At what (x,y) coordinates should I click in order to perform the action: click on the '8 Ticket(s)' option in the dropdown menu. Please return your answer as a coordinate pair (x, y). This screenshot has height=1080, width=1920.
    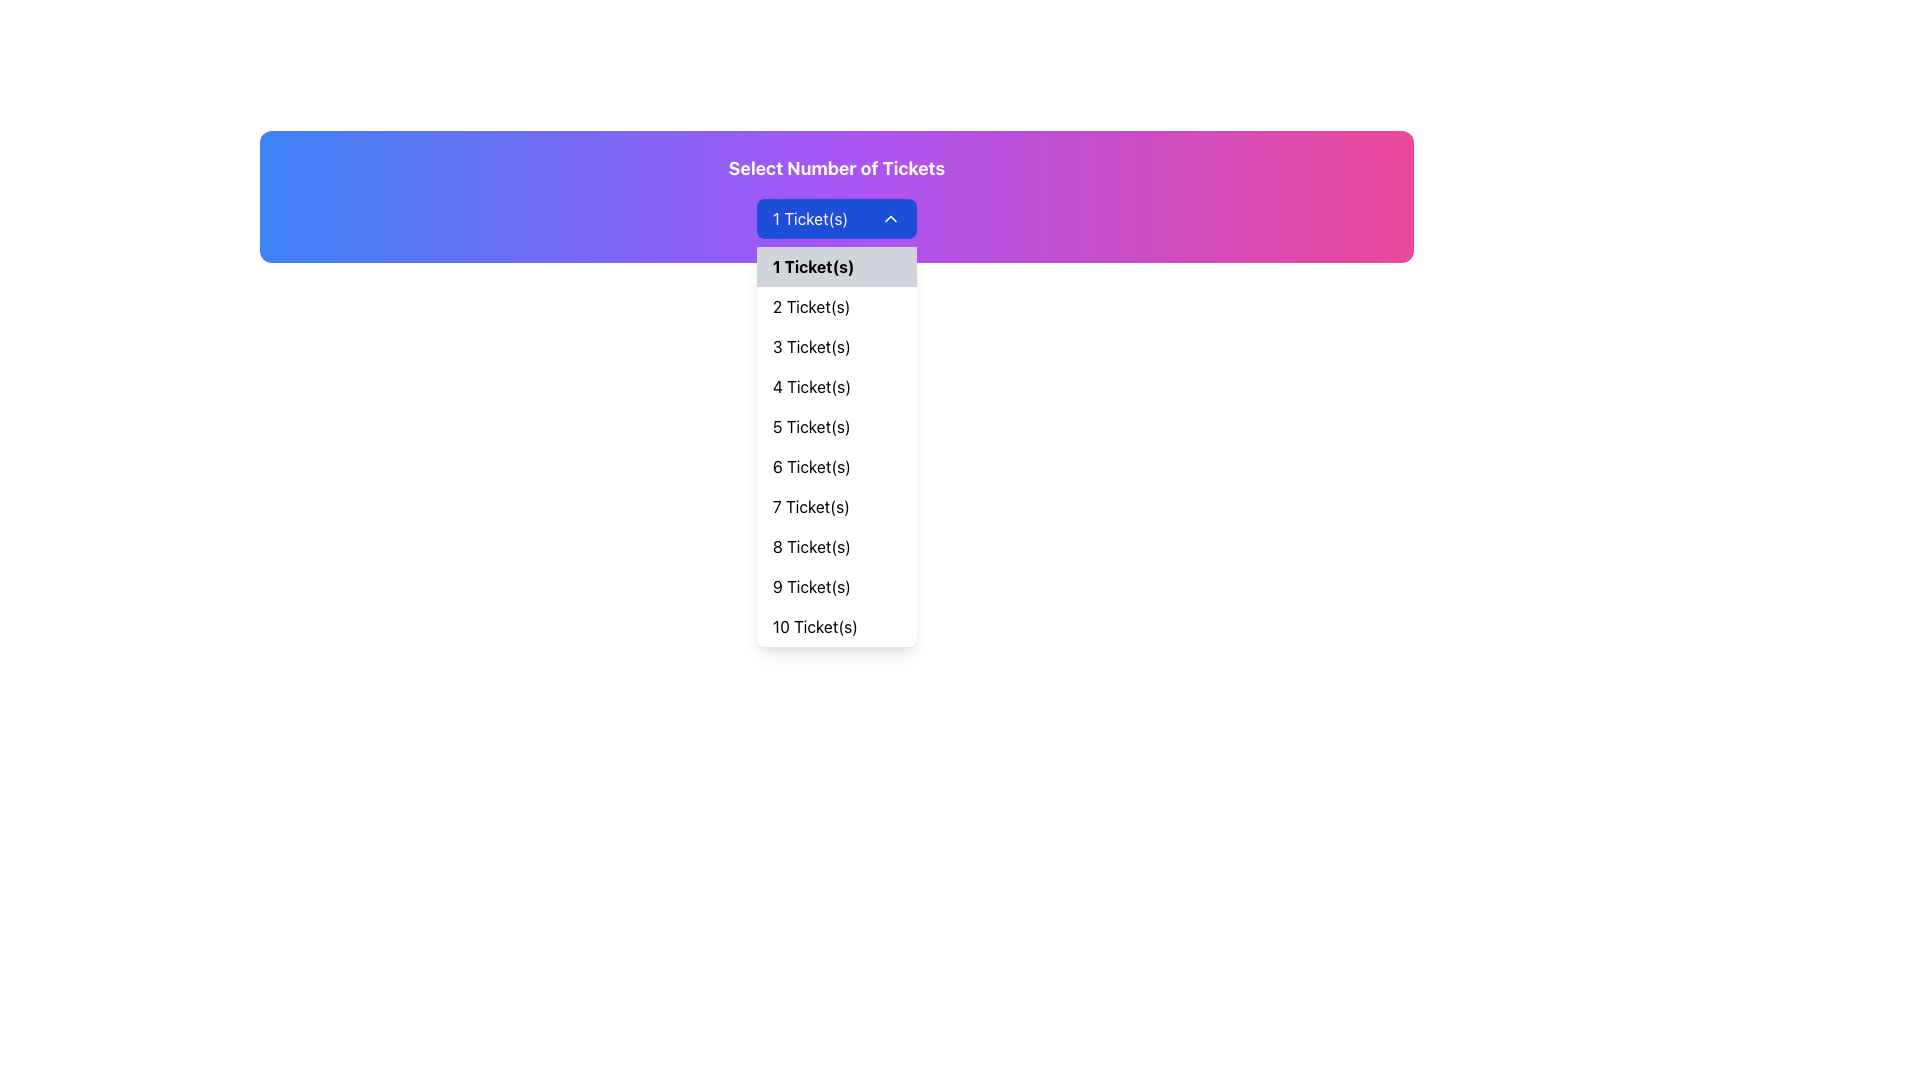
    Looking at the image, I should click on (836, 547).